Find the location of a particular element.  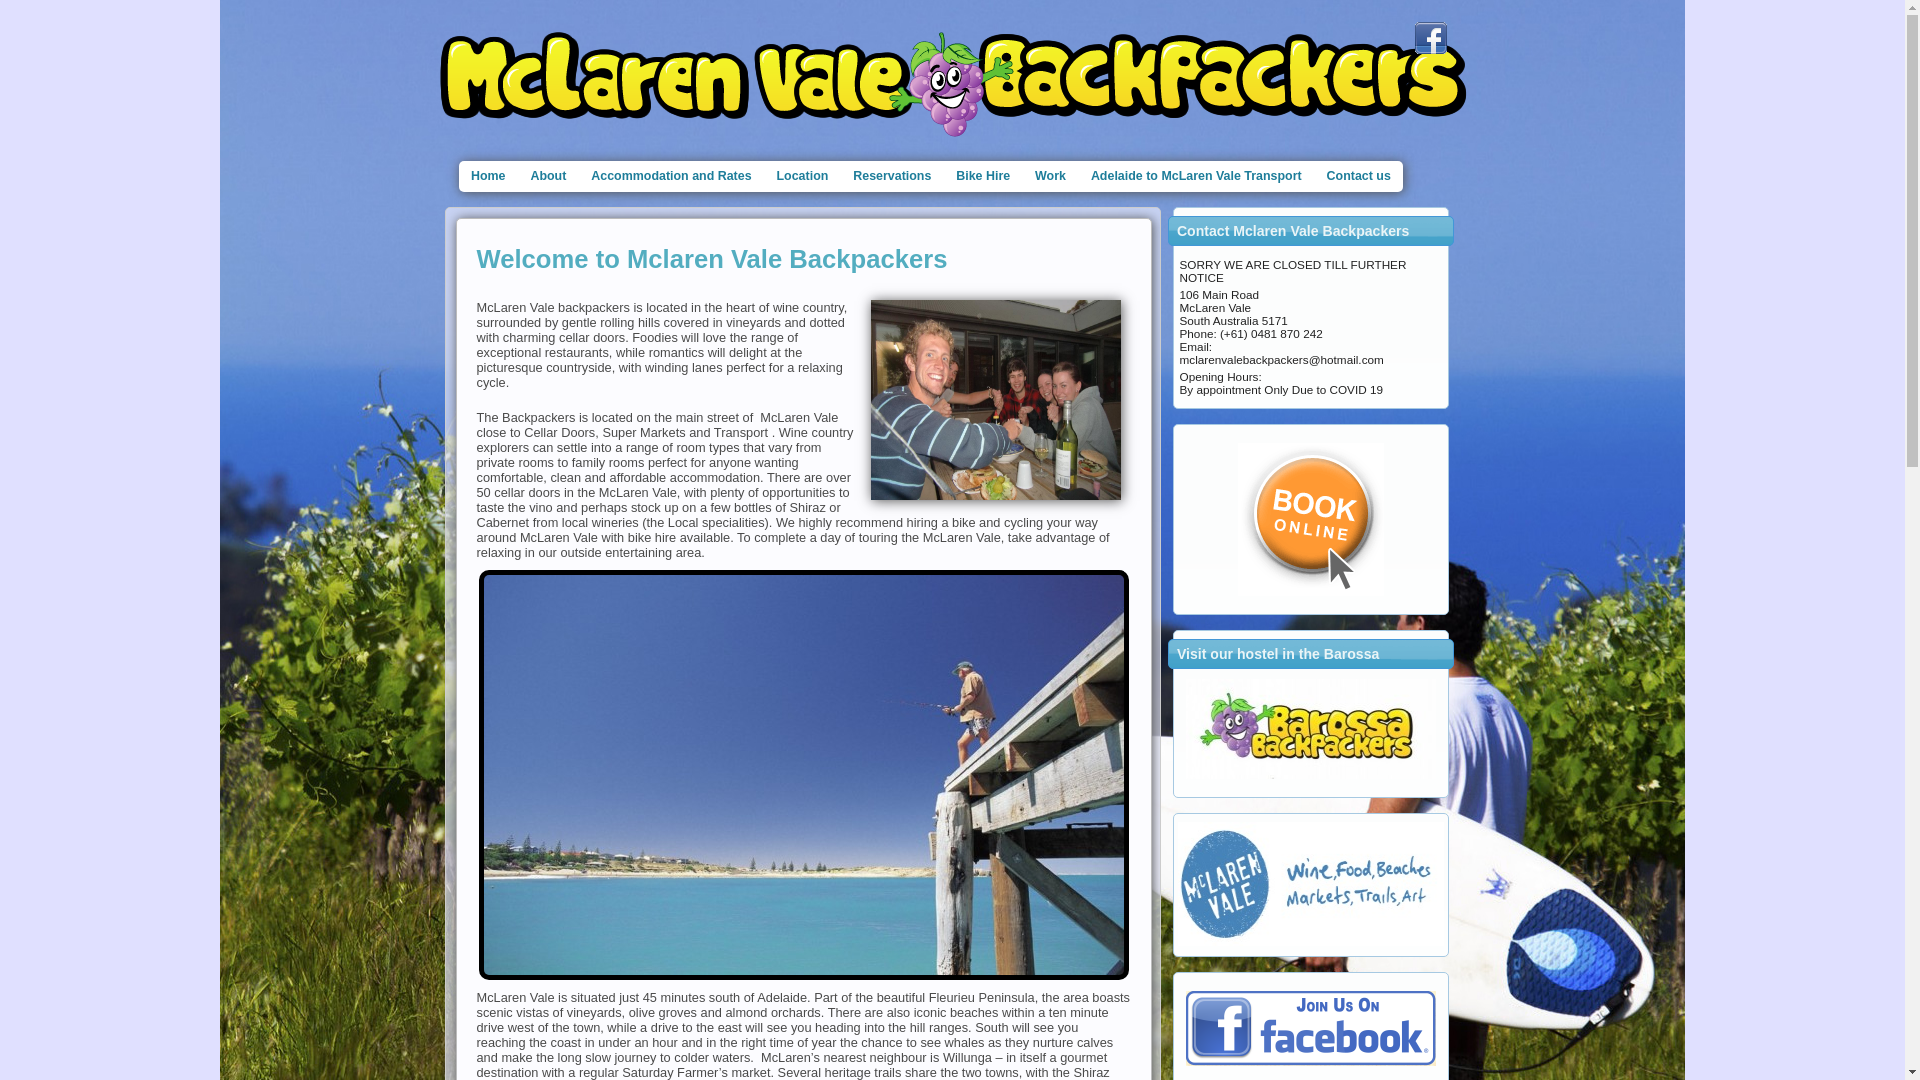

'Contact us' is located at coordinates (1358, 175).